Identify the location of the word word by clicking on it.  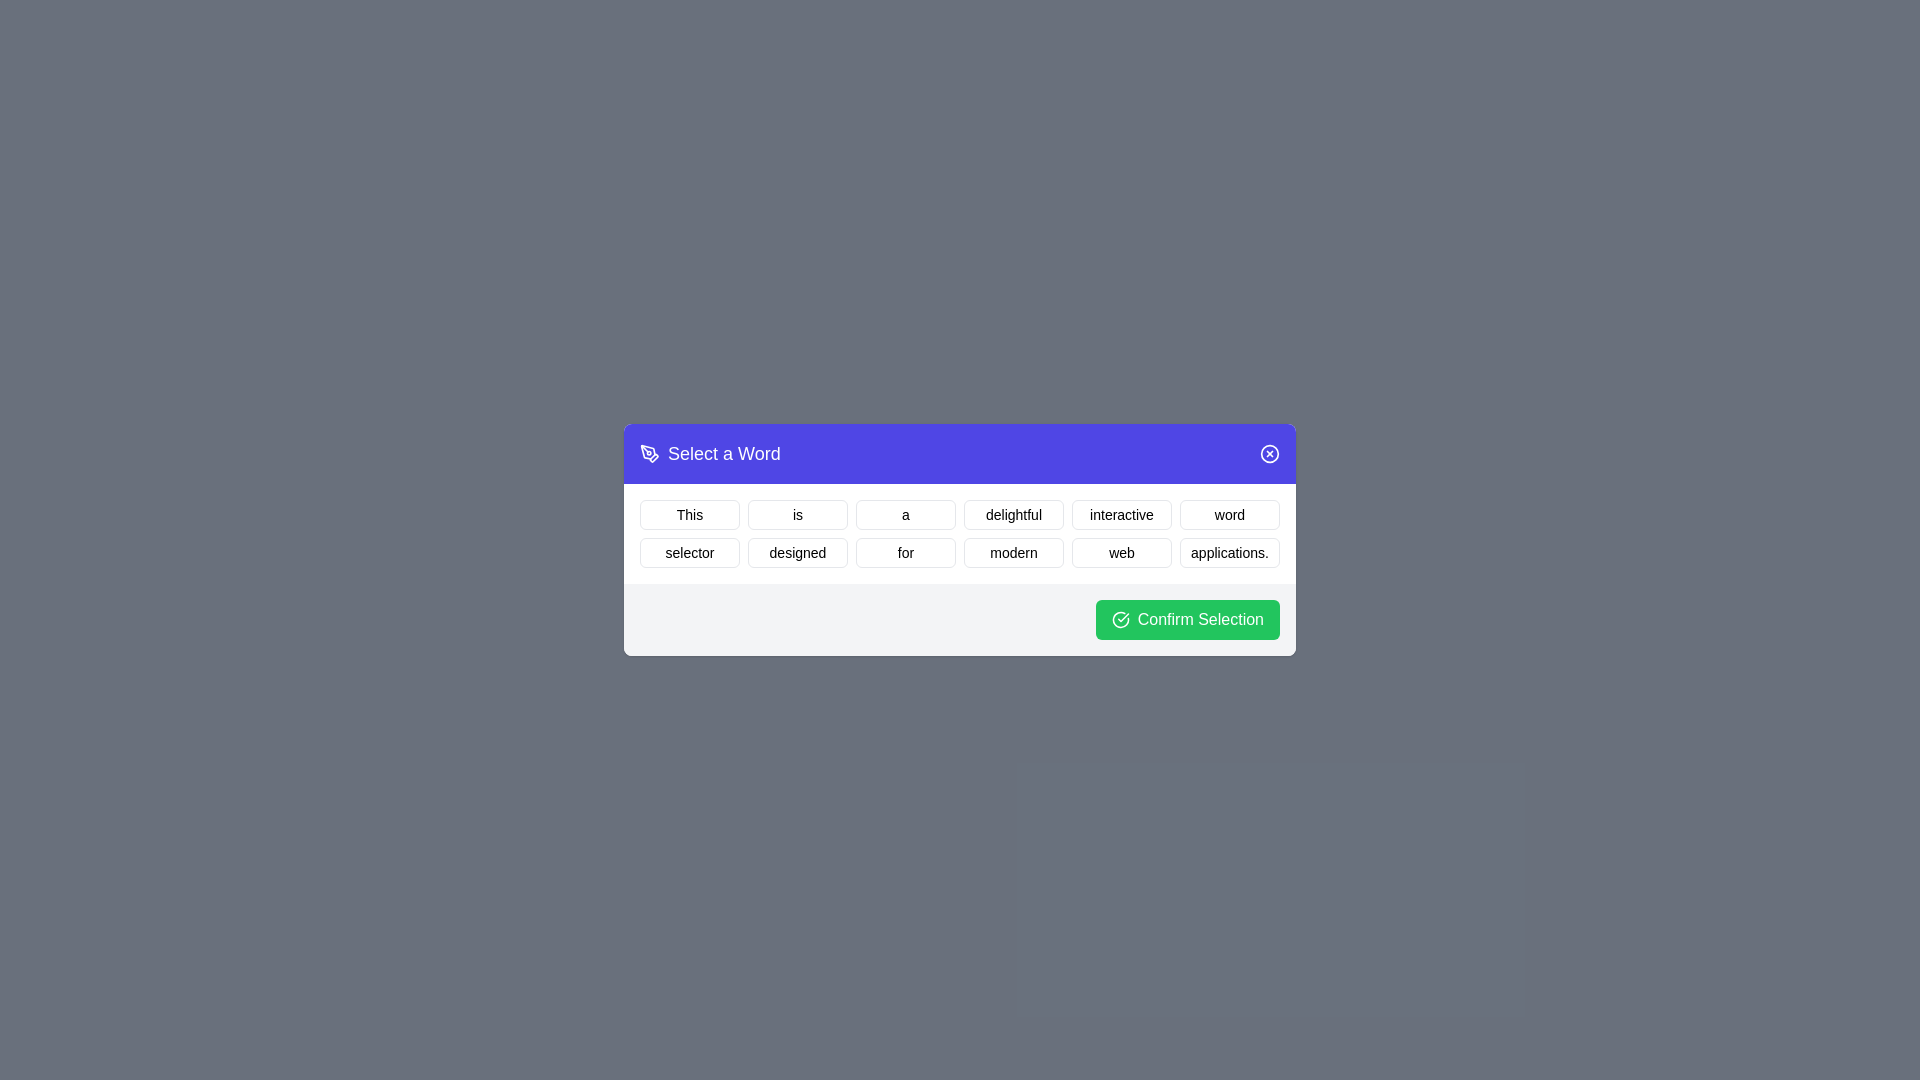
(1228, 514).